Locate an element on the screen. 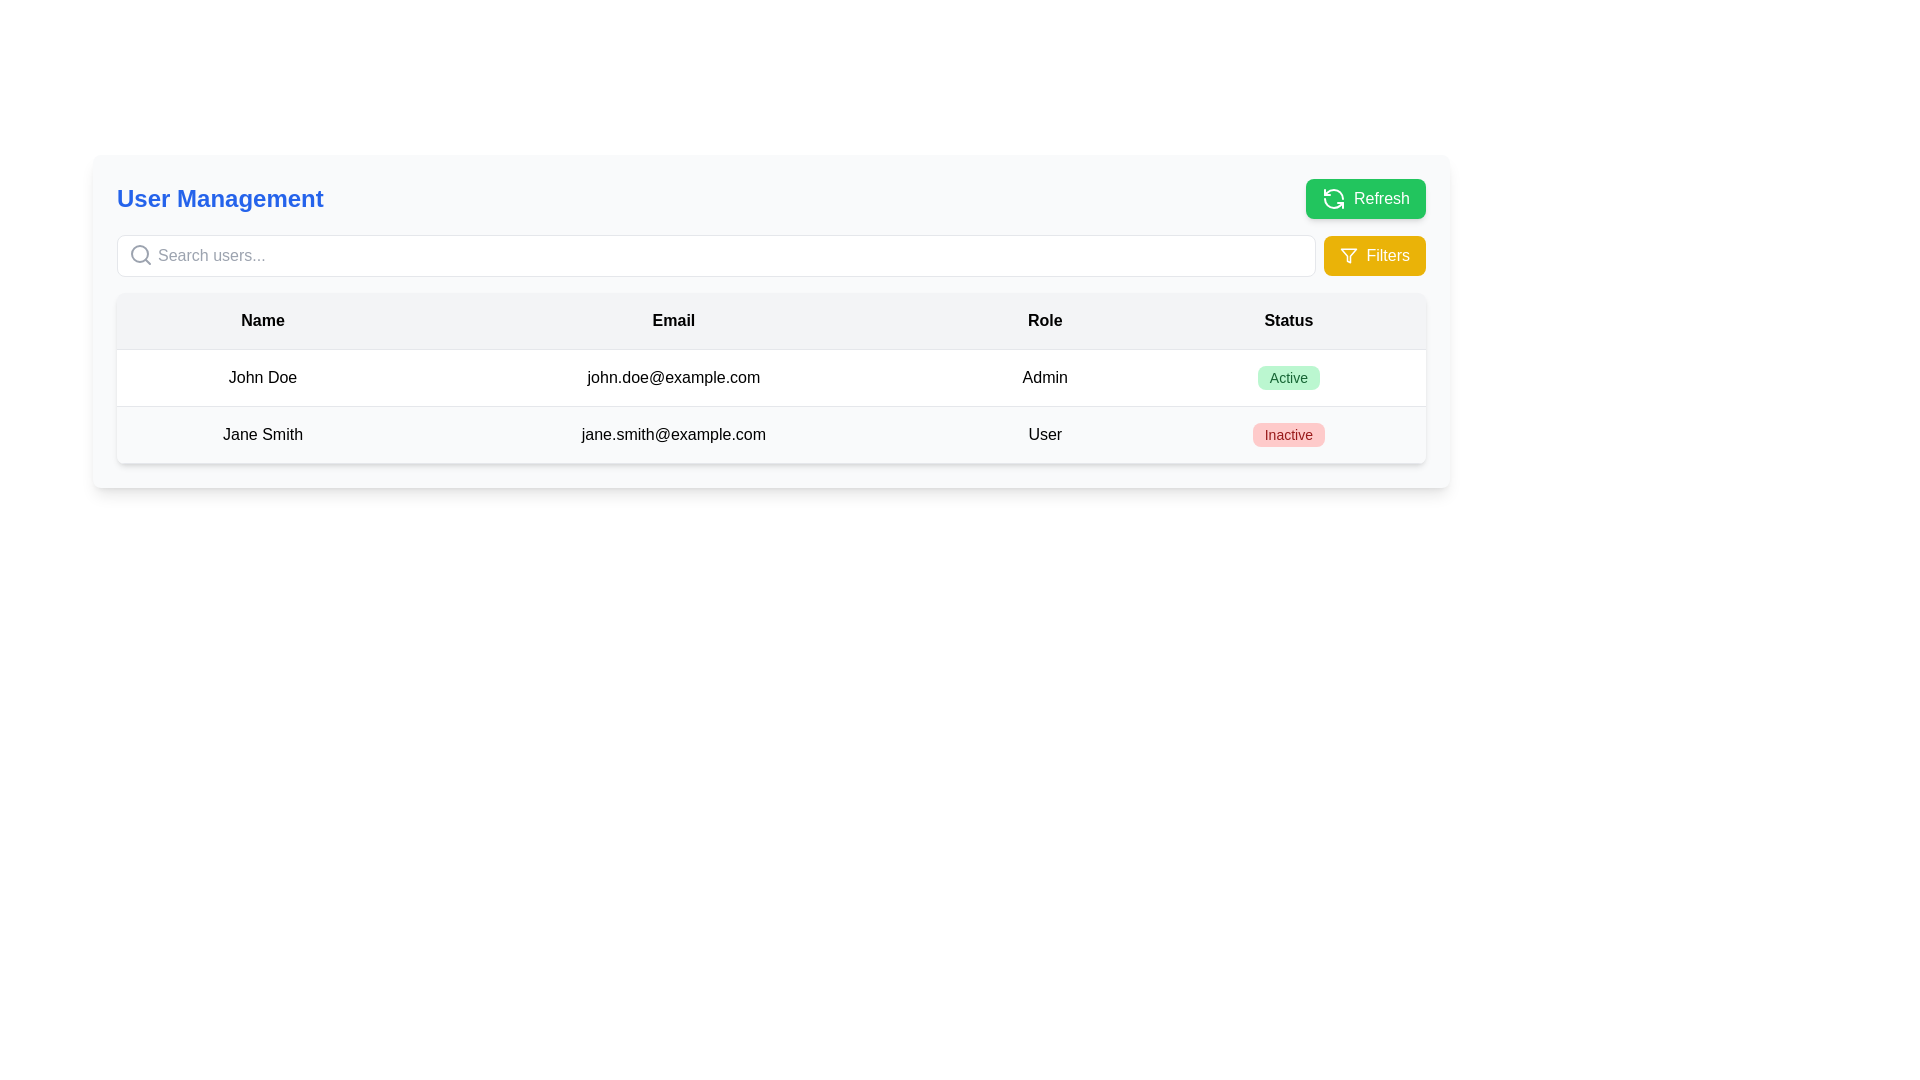 The height and width of the screenshot is (1080, 1920). the text label displaying the email 'john.doe@example.com' located in the second column of the first row within a table-like structure is located at coordinates (673, 378).